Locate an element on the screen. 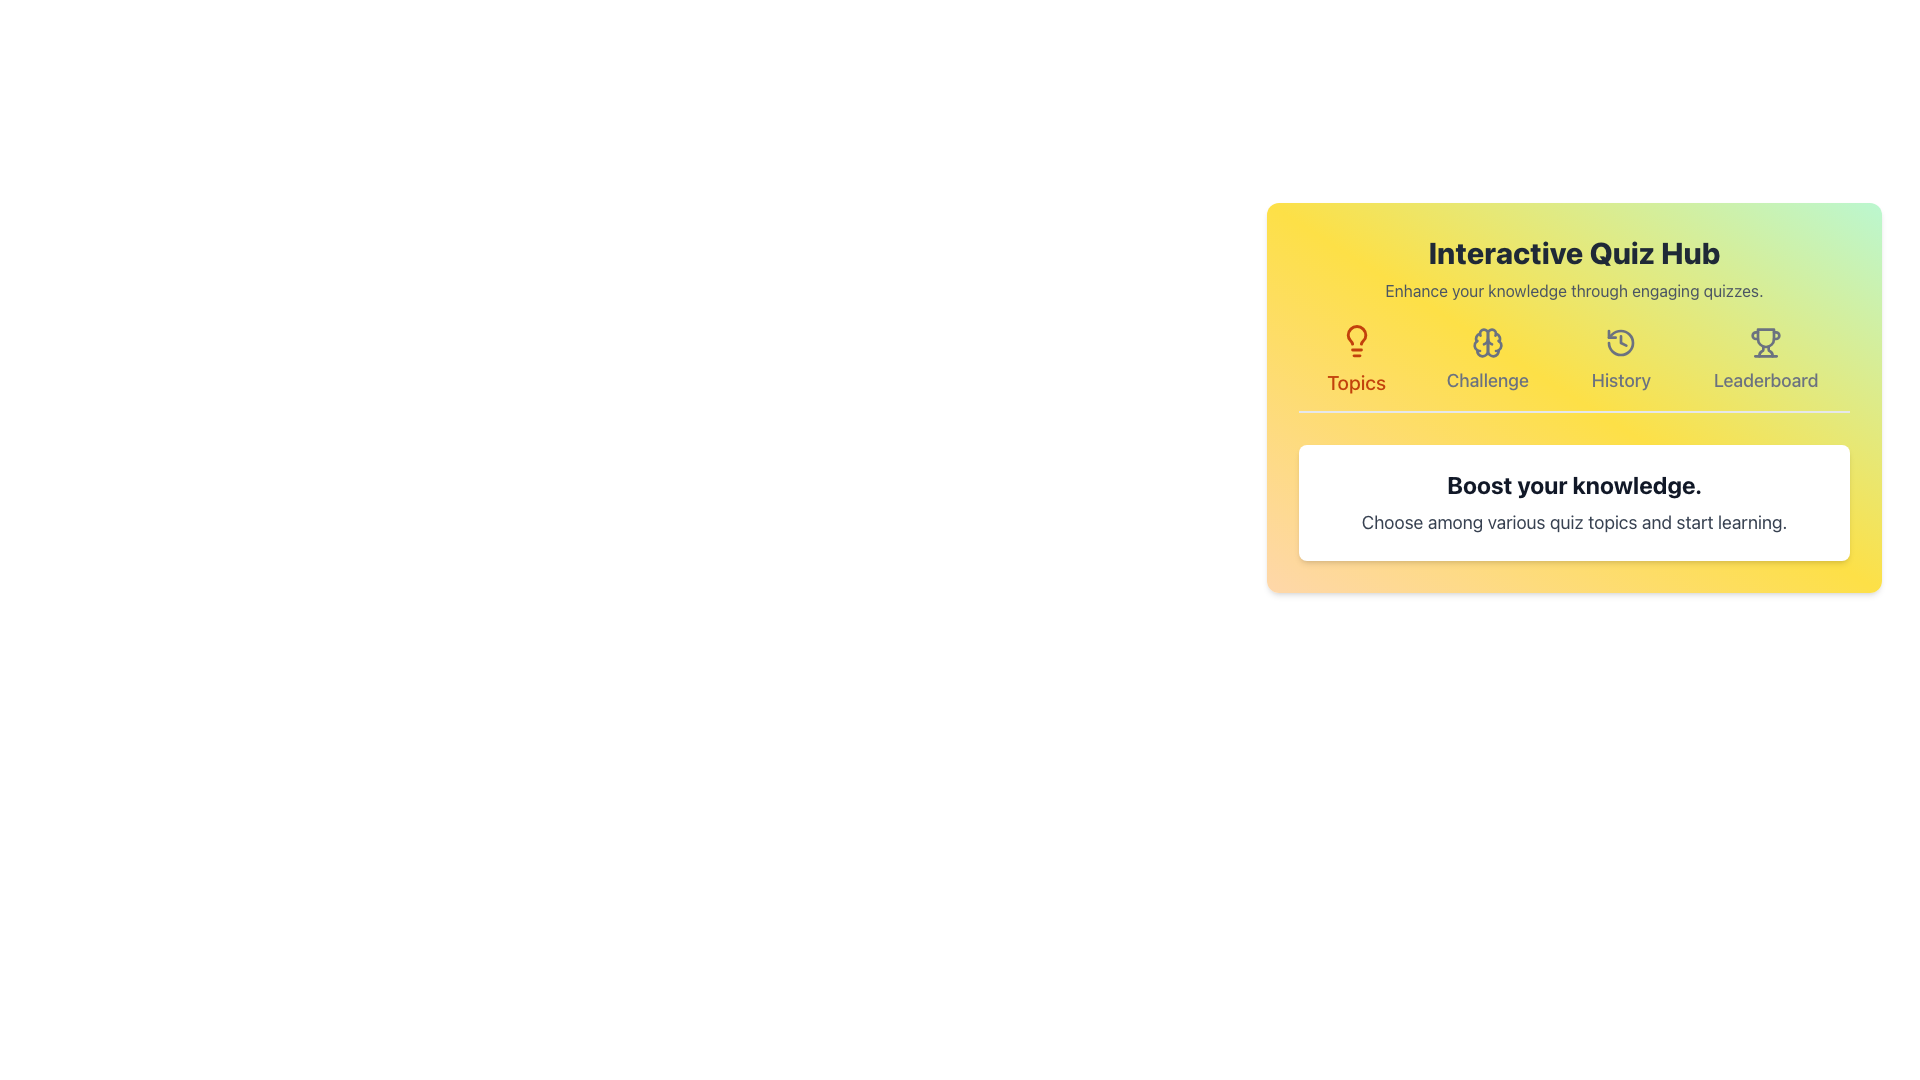 The image size is (1920, 1080). the 'Topics' text label, which is styled in bold orange font and located under a lightbulb icon in a yellow card interface is located at coordinates (1357, 382).